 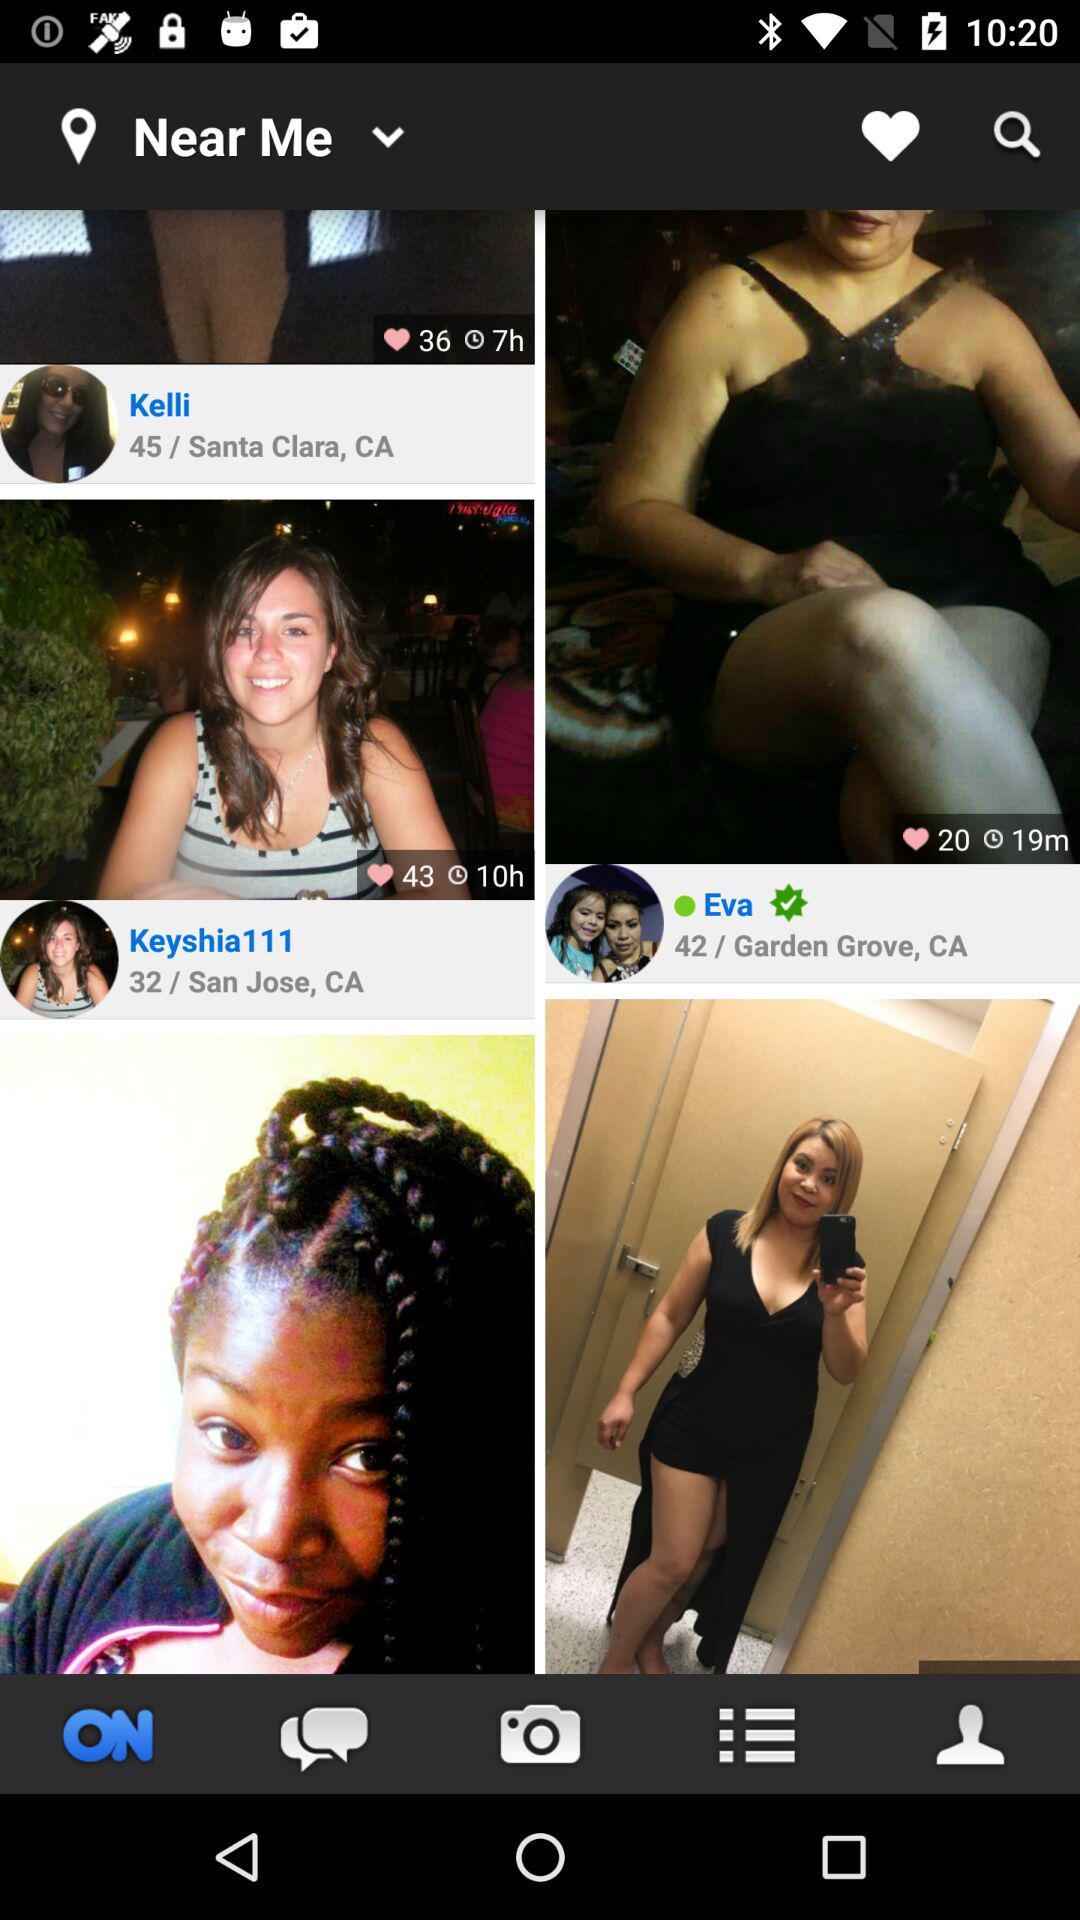 I want to click on the chat icon, so click(x=323, y=1733).